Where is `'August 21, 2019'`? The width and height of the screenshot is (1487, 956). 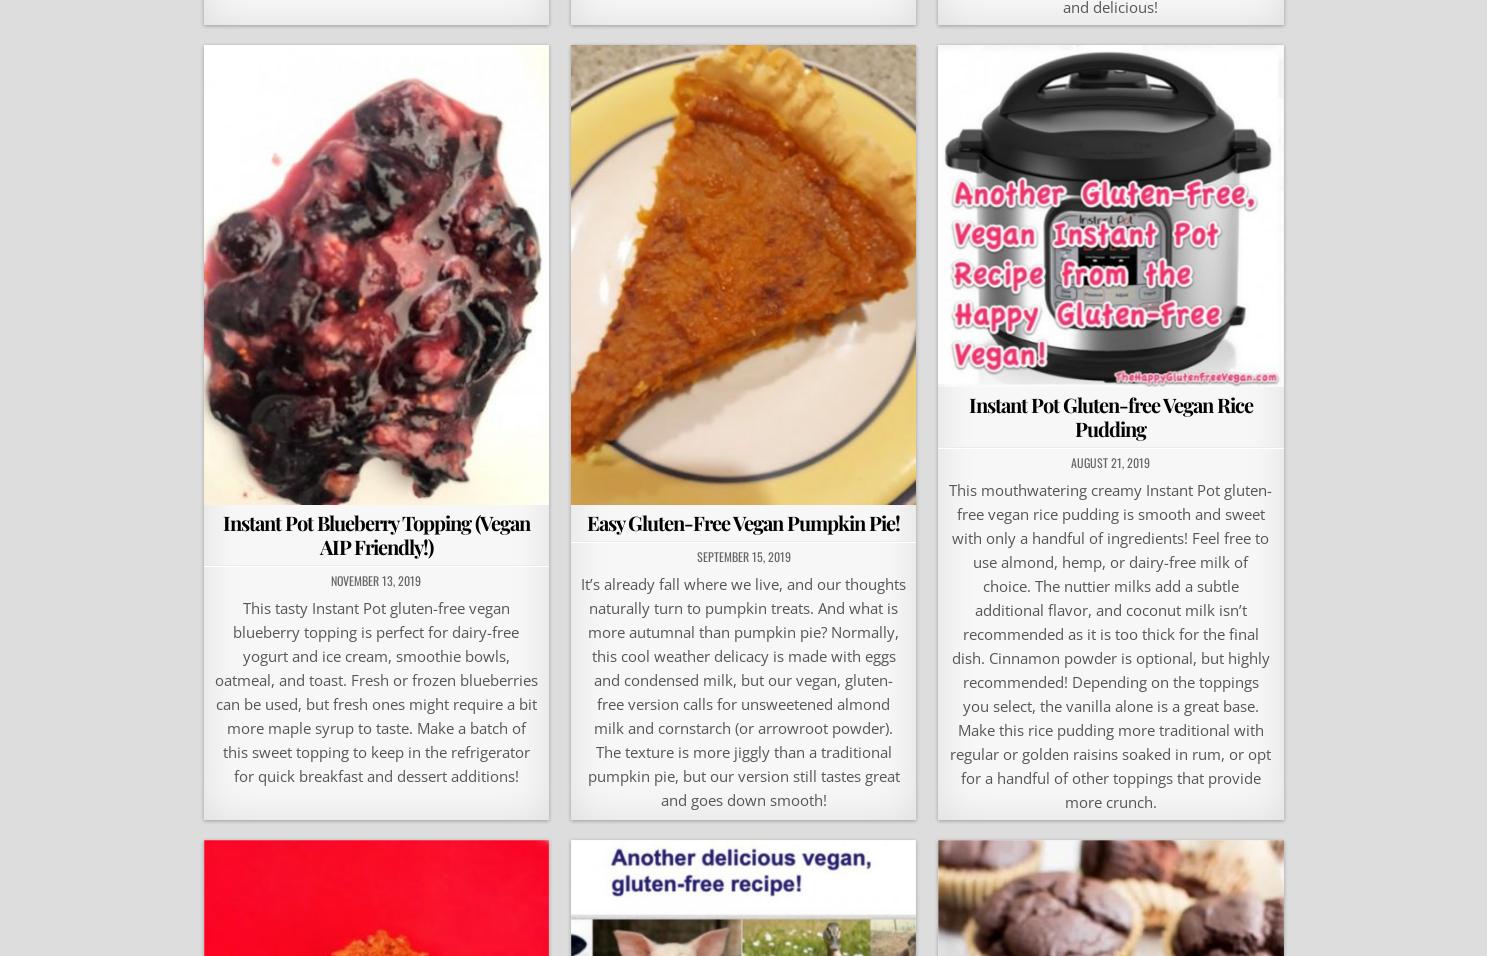 'August 21, 2019' is located at coordinates (1109, 461).